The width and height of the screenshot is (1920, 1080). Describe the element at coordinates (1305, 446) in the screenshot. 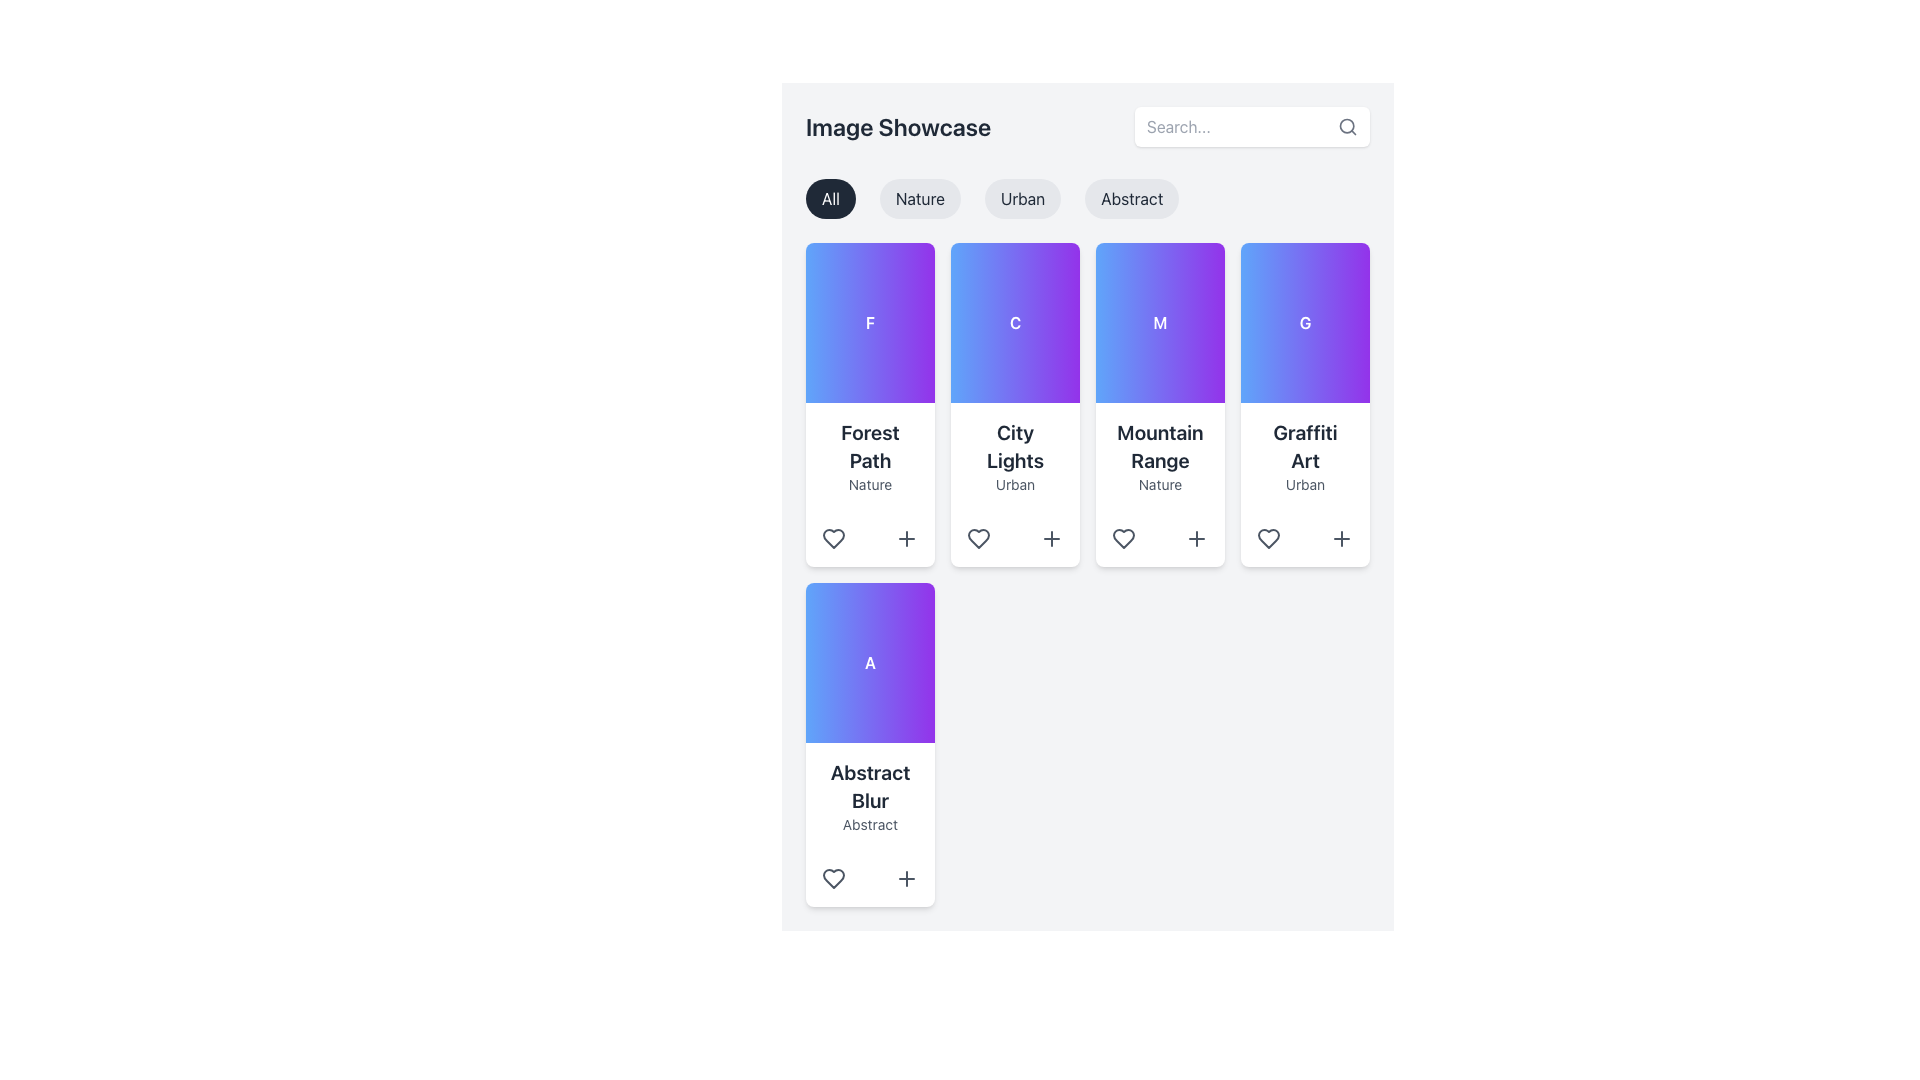

I see `the title text element located in the fourth column of the grid layout on the right side of the display, positioned above the smaller text 'Urban'` at that location.